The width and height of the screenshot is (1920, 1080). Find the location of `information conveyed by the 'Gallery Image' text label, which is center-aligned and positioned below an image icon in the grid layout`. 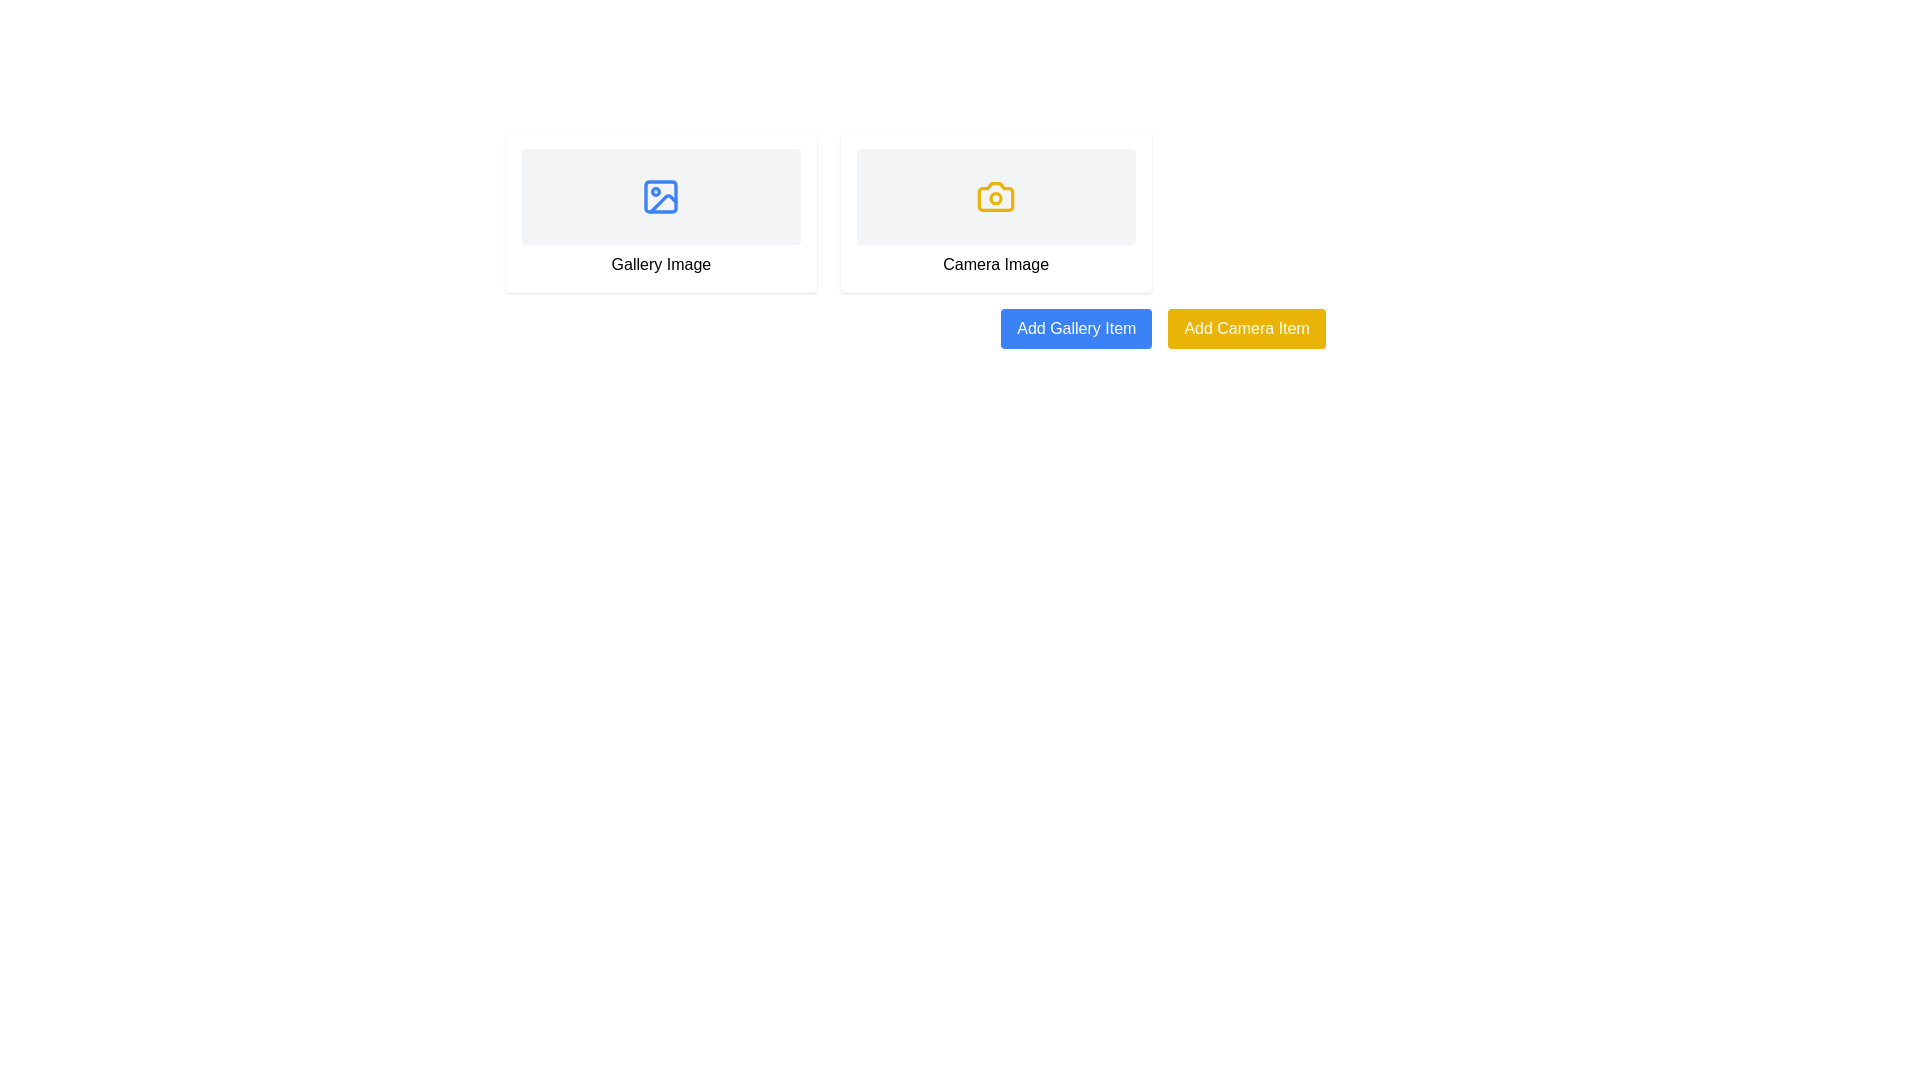

information conveyed by the 'Gallery Image' text label, which is center-aligned and positioned below an image icon in the grid layout is located at coordinates (661, 264).